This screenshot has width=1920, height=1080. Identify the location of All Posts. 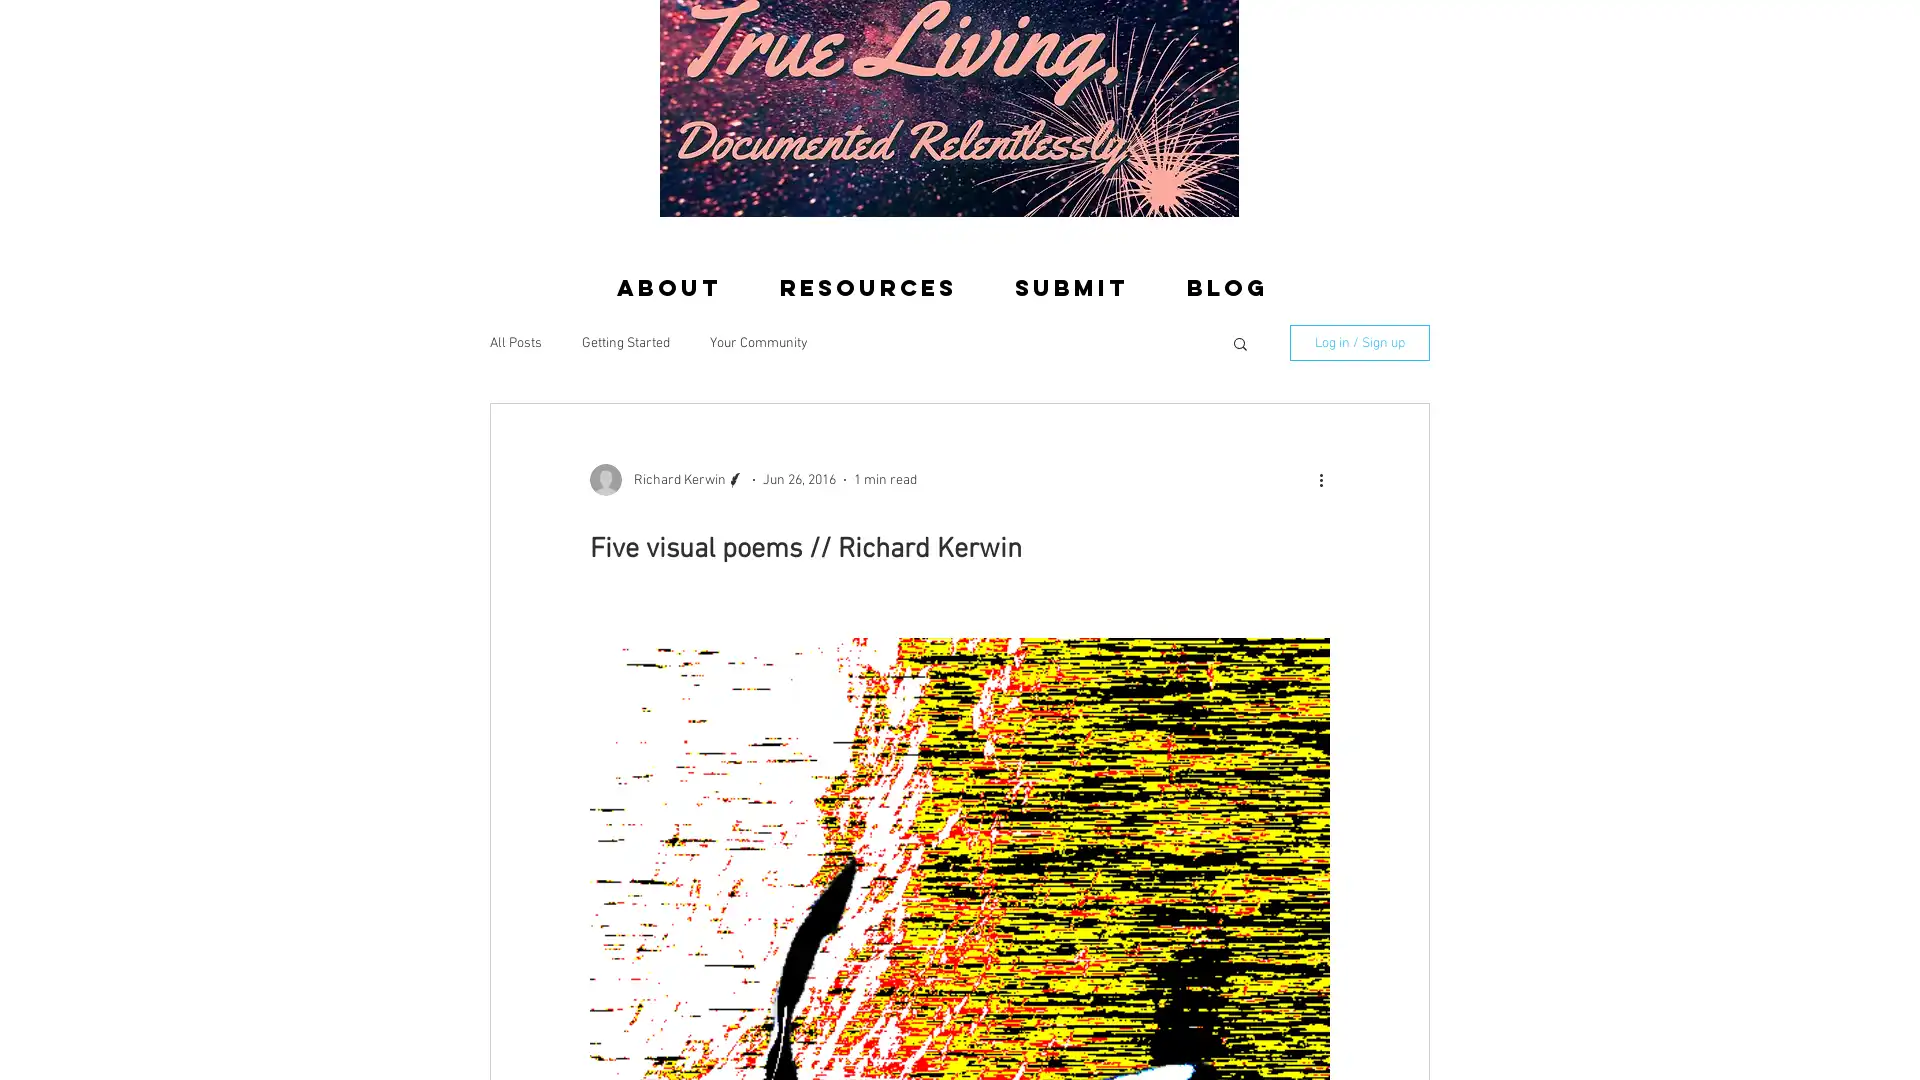
(515, 341).